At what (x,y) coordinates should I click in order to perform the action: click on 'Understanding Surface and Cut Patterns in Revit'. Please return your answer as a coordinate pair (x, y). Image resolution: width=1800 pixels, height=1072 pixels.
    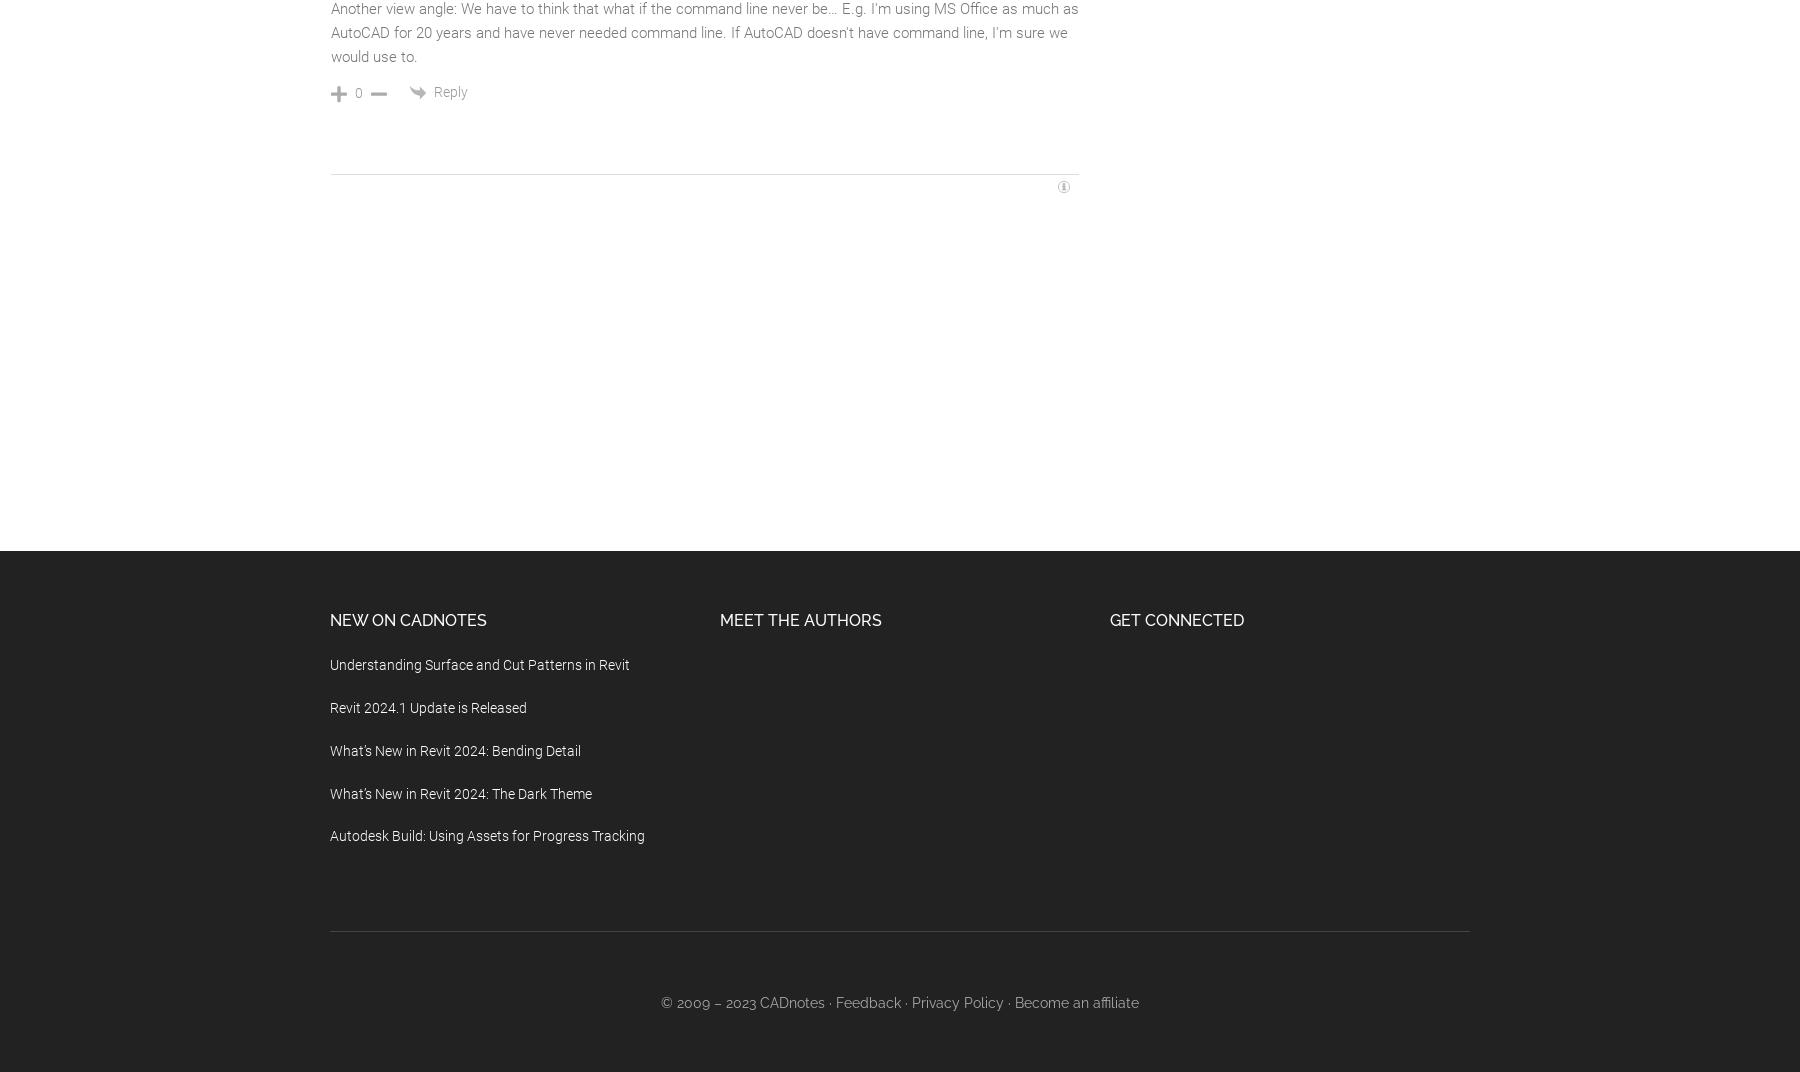
    Looking at the image, I should click on (479, 664).